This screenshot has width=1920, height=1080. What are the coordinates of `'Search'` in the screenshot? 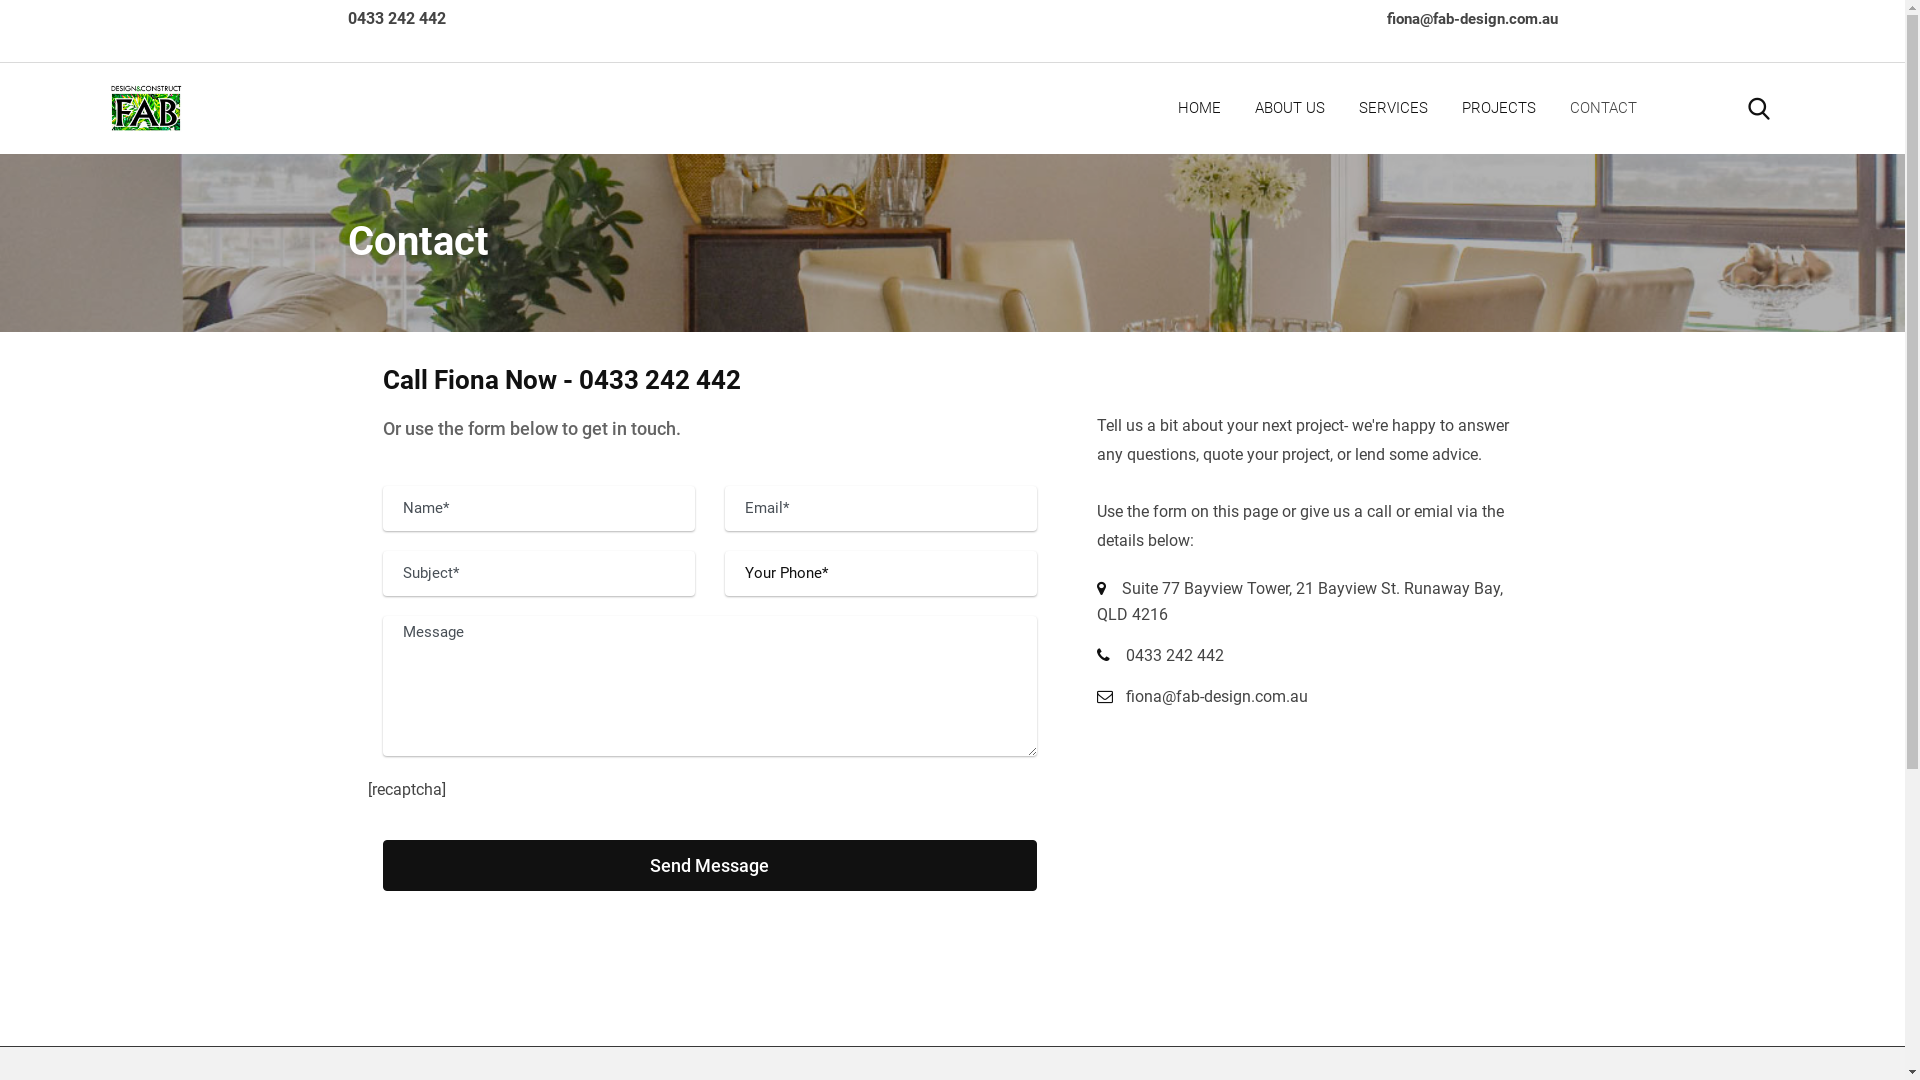 It's located at (1757, 108).